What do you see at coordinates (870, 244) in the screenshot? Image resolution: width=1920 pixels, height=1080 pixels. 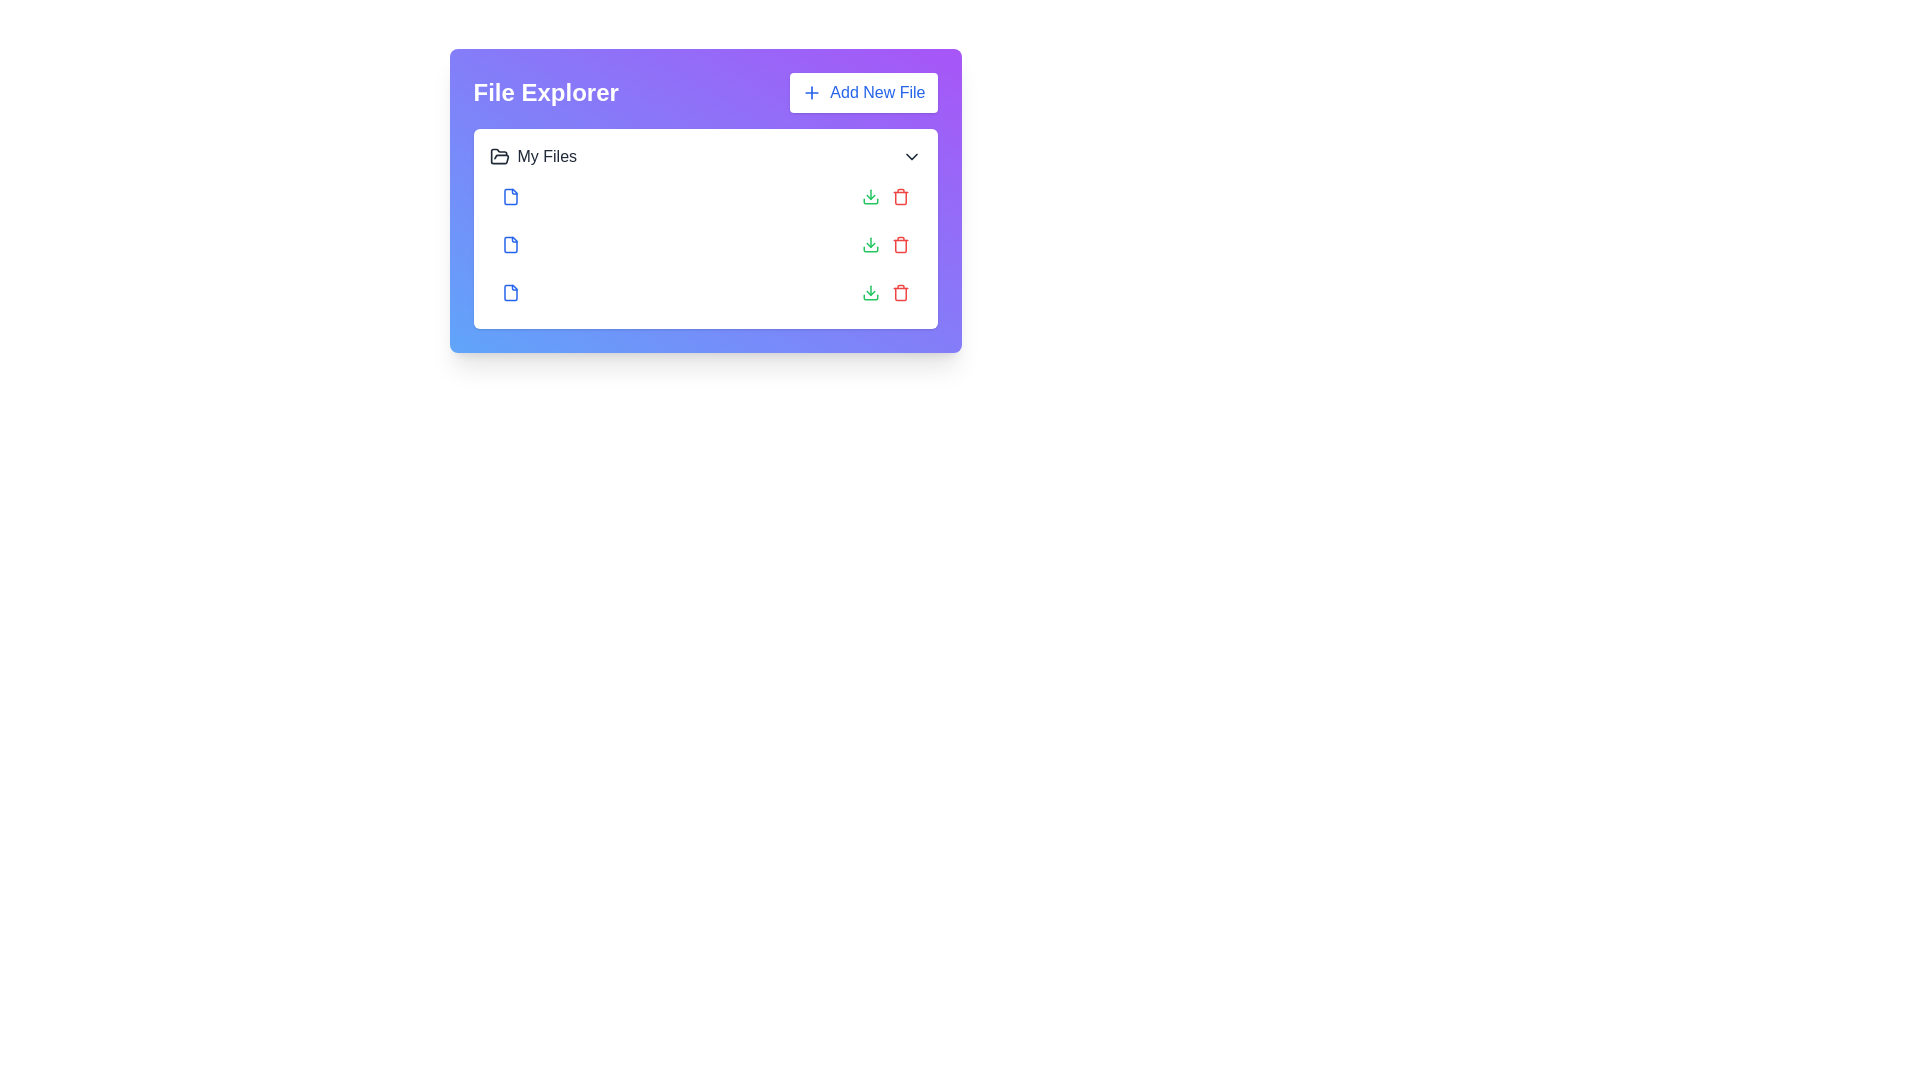 I see `the Download button/icon located in the second visible row of the file list in the File Explorer interface to initiate the download action` at bounding box center [870, 244].